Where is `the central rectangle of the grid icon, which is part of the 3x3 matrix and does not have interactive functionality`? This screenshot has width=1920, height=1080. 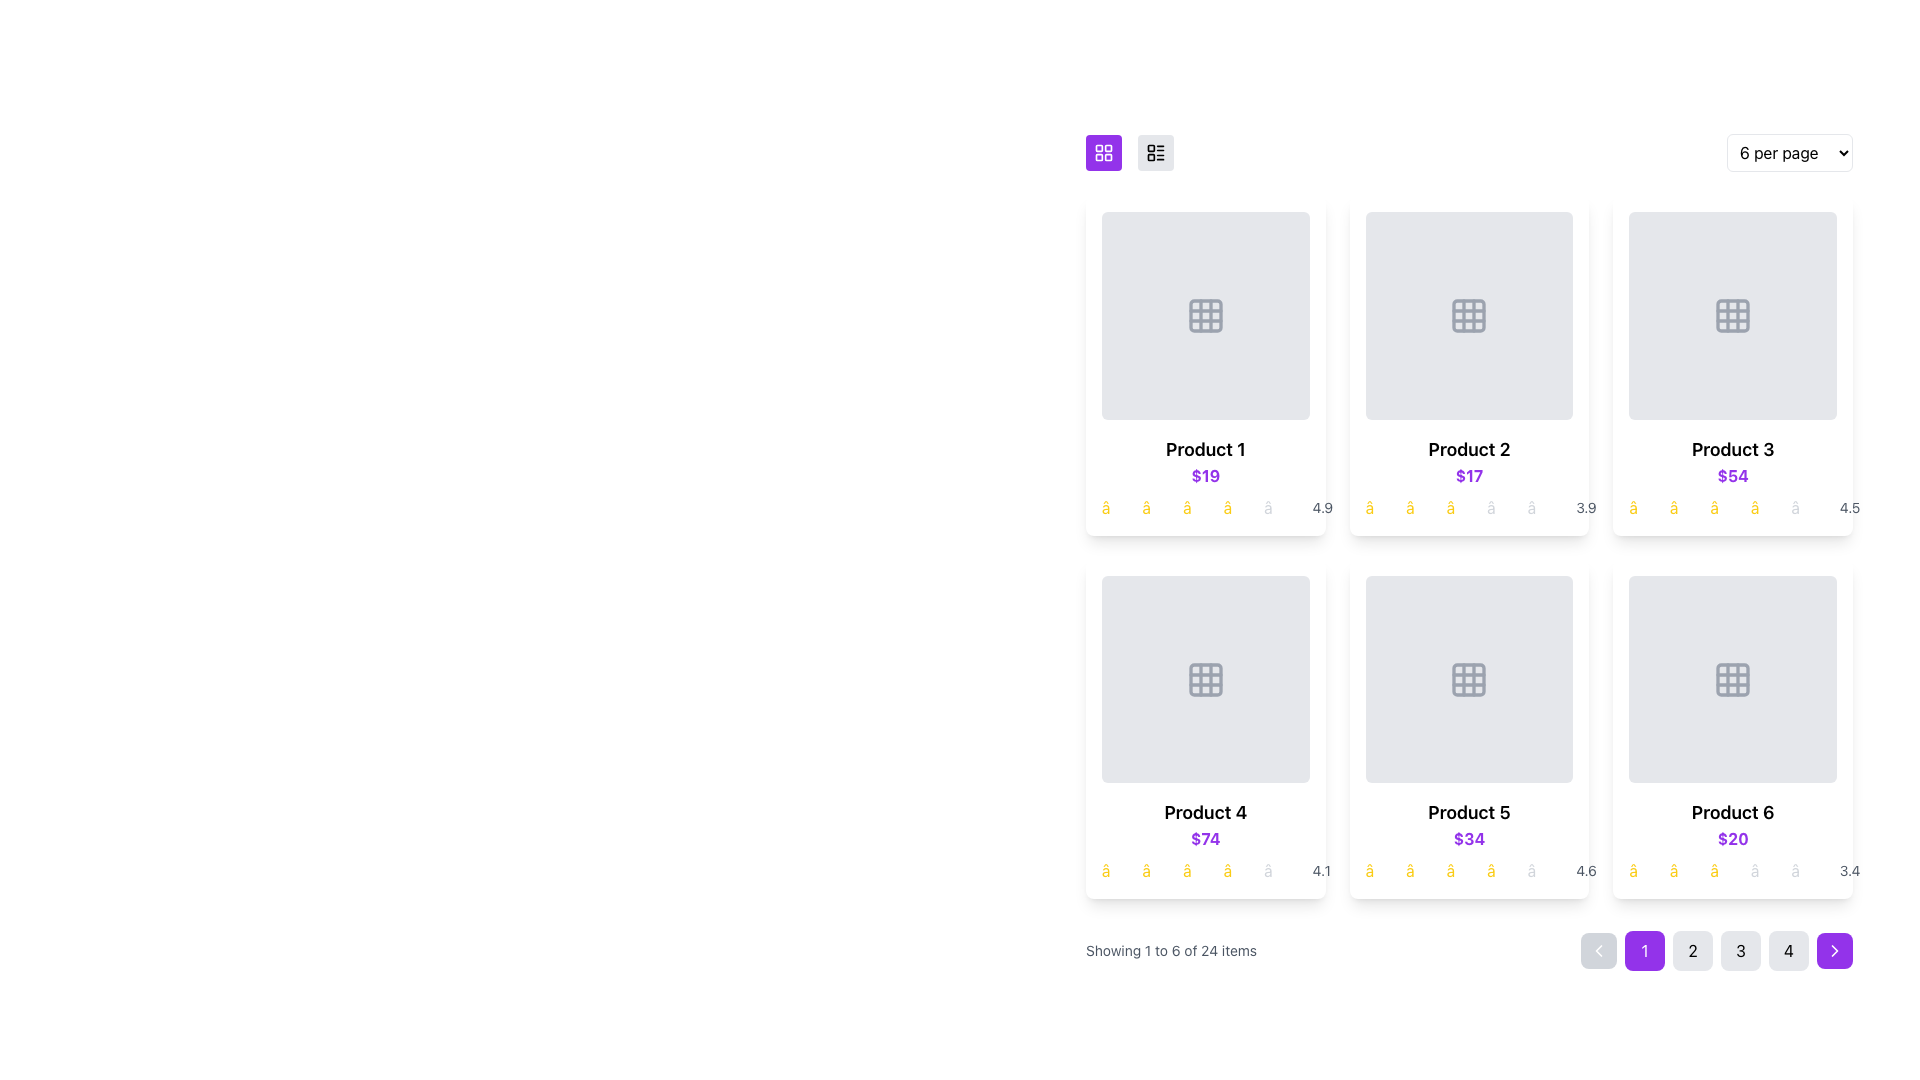
the central rectangle of the grid icon, which is part of the 3x3 matrix and does not have interactive functionality is located at coordinates (1204, 315).